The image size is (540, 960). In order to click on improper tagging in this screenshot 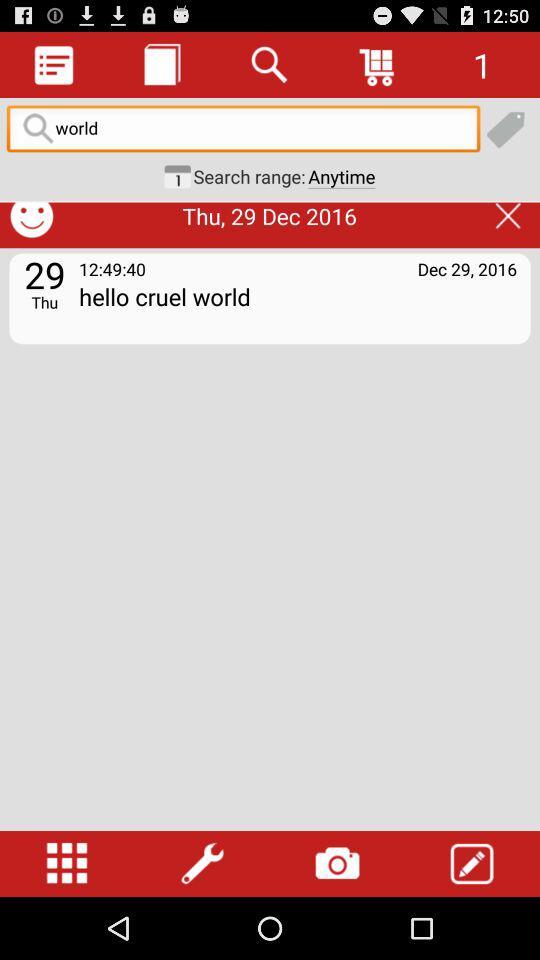, I will do `click(470, 178)`.